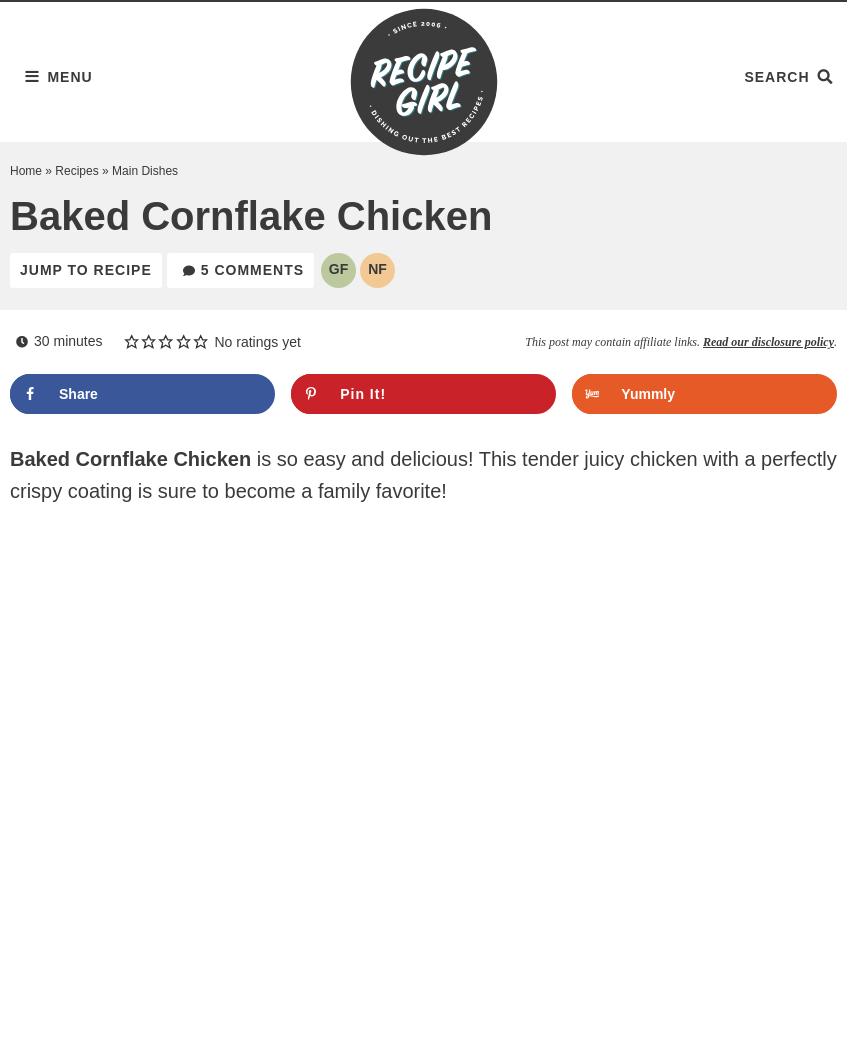  What do you see at coordinates (8, 170) in the screenshot?
I see `'Home'` at bounding box center [8, 170].